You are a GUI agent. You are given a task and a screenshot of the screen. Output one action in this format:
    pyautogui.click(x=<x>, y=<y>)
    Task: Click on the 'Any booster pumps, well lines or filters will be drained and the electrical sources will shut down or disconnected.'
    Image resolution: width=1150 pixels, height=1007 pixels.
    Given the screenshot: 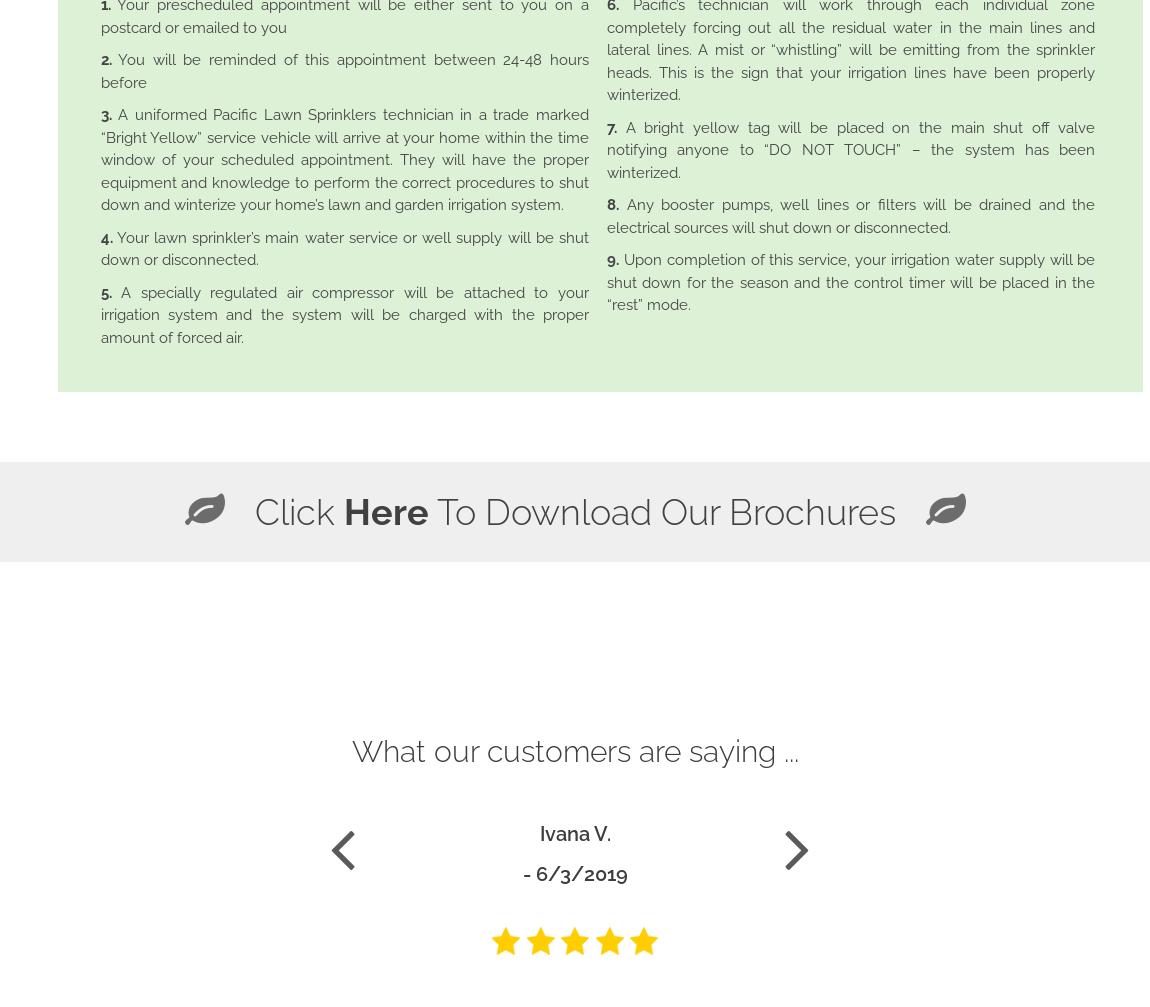 What is the action you would take?
    pyautogui.click(x=849, y=216)
    